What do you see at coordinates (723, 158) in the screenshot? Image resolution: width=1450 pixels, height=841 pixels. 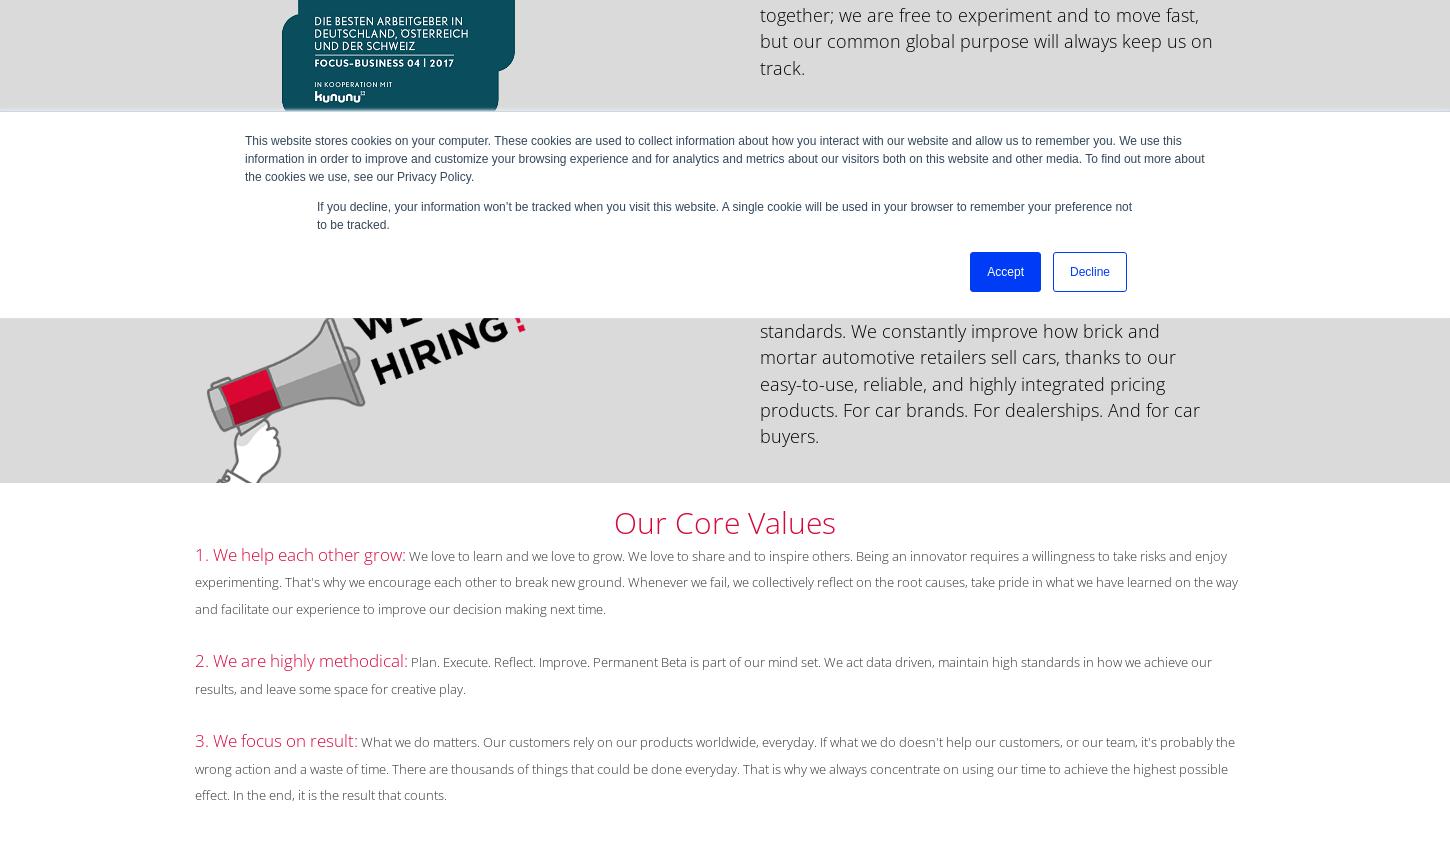 I see `'This website stores cookies on your computer. These cookies are used to collect information about how you interact with our website and allow us to remember you. We use this information in order to improve and customize your browsing experience and for analytics and metrics about our visitors both on this website and other media. To find out more about the cookies we use, see our Privacy Policy.'` at bounding box center [723, 158].